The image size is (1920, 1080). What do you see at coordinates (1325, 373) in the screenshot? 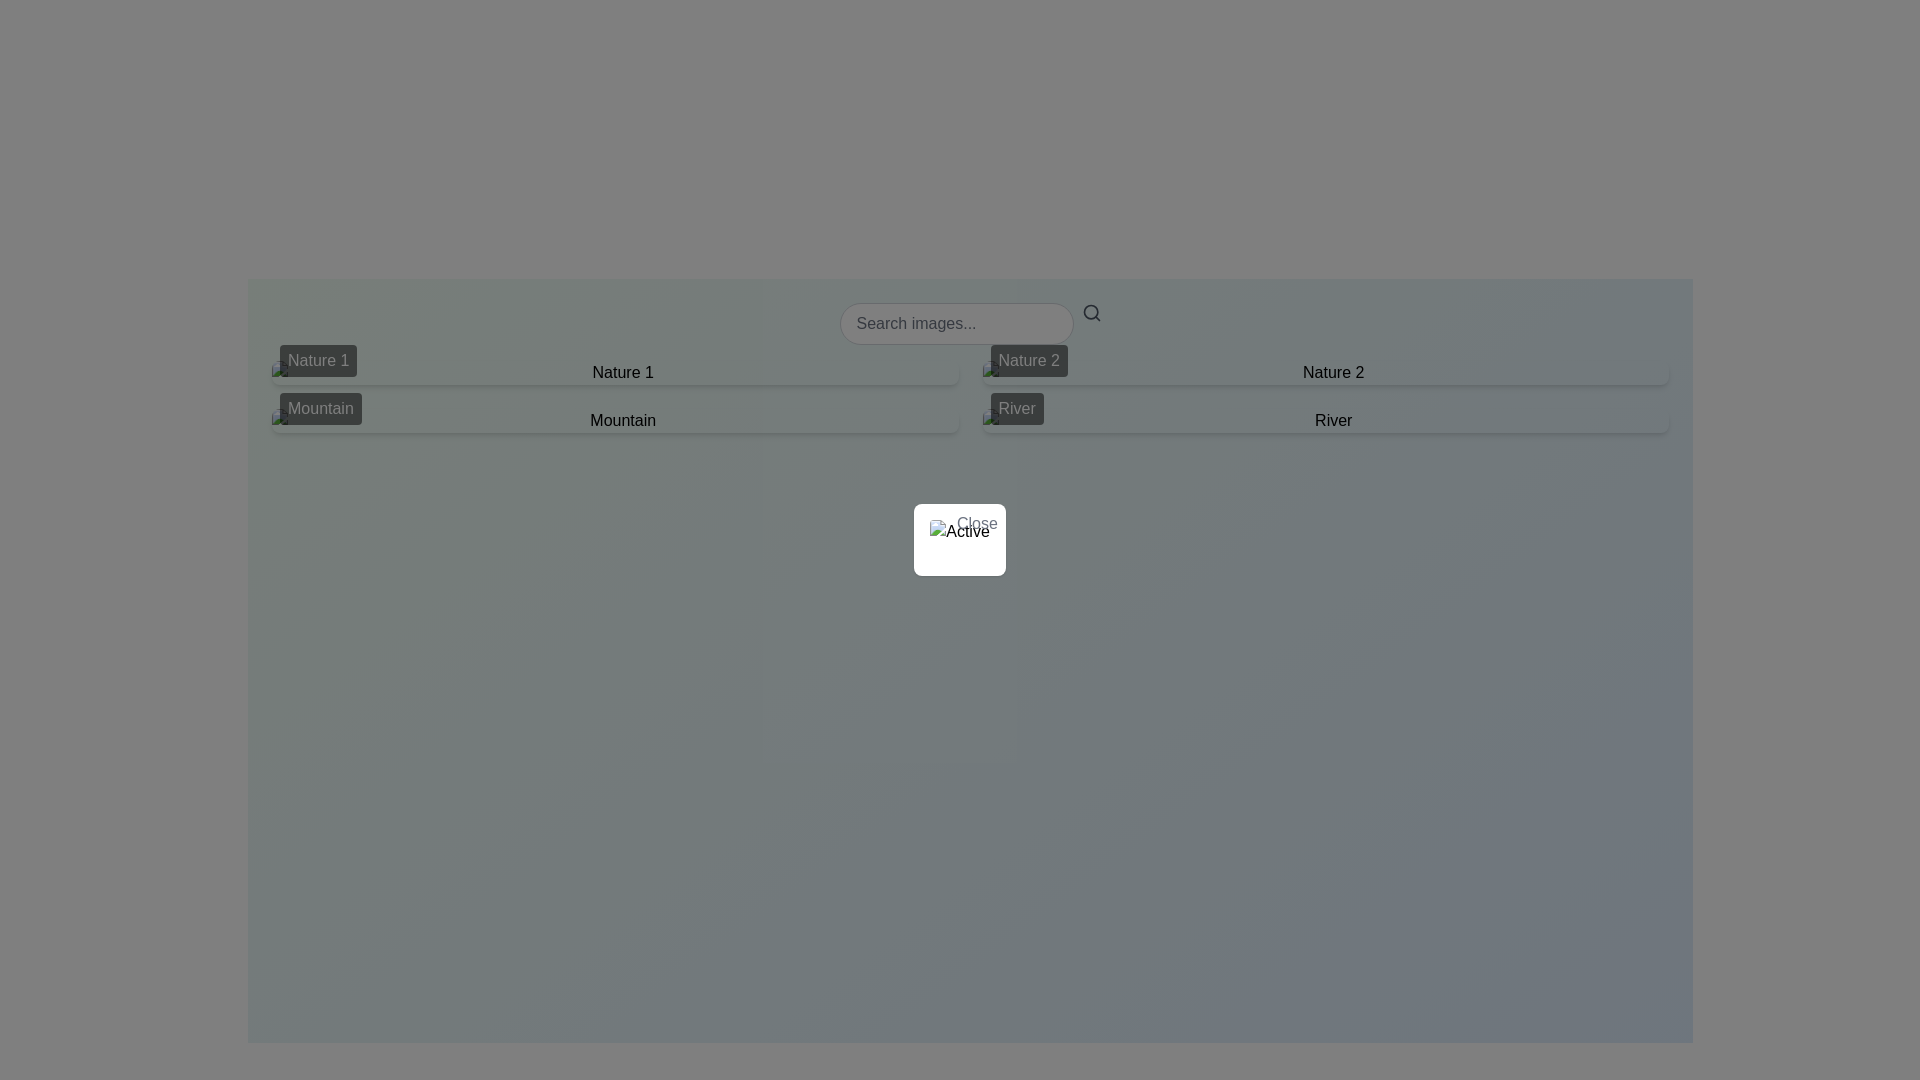
I see `the 'Nature 2' text label` at bounding box center [1325, 373].